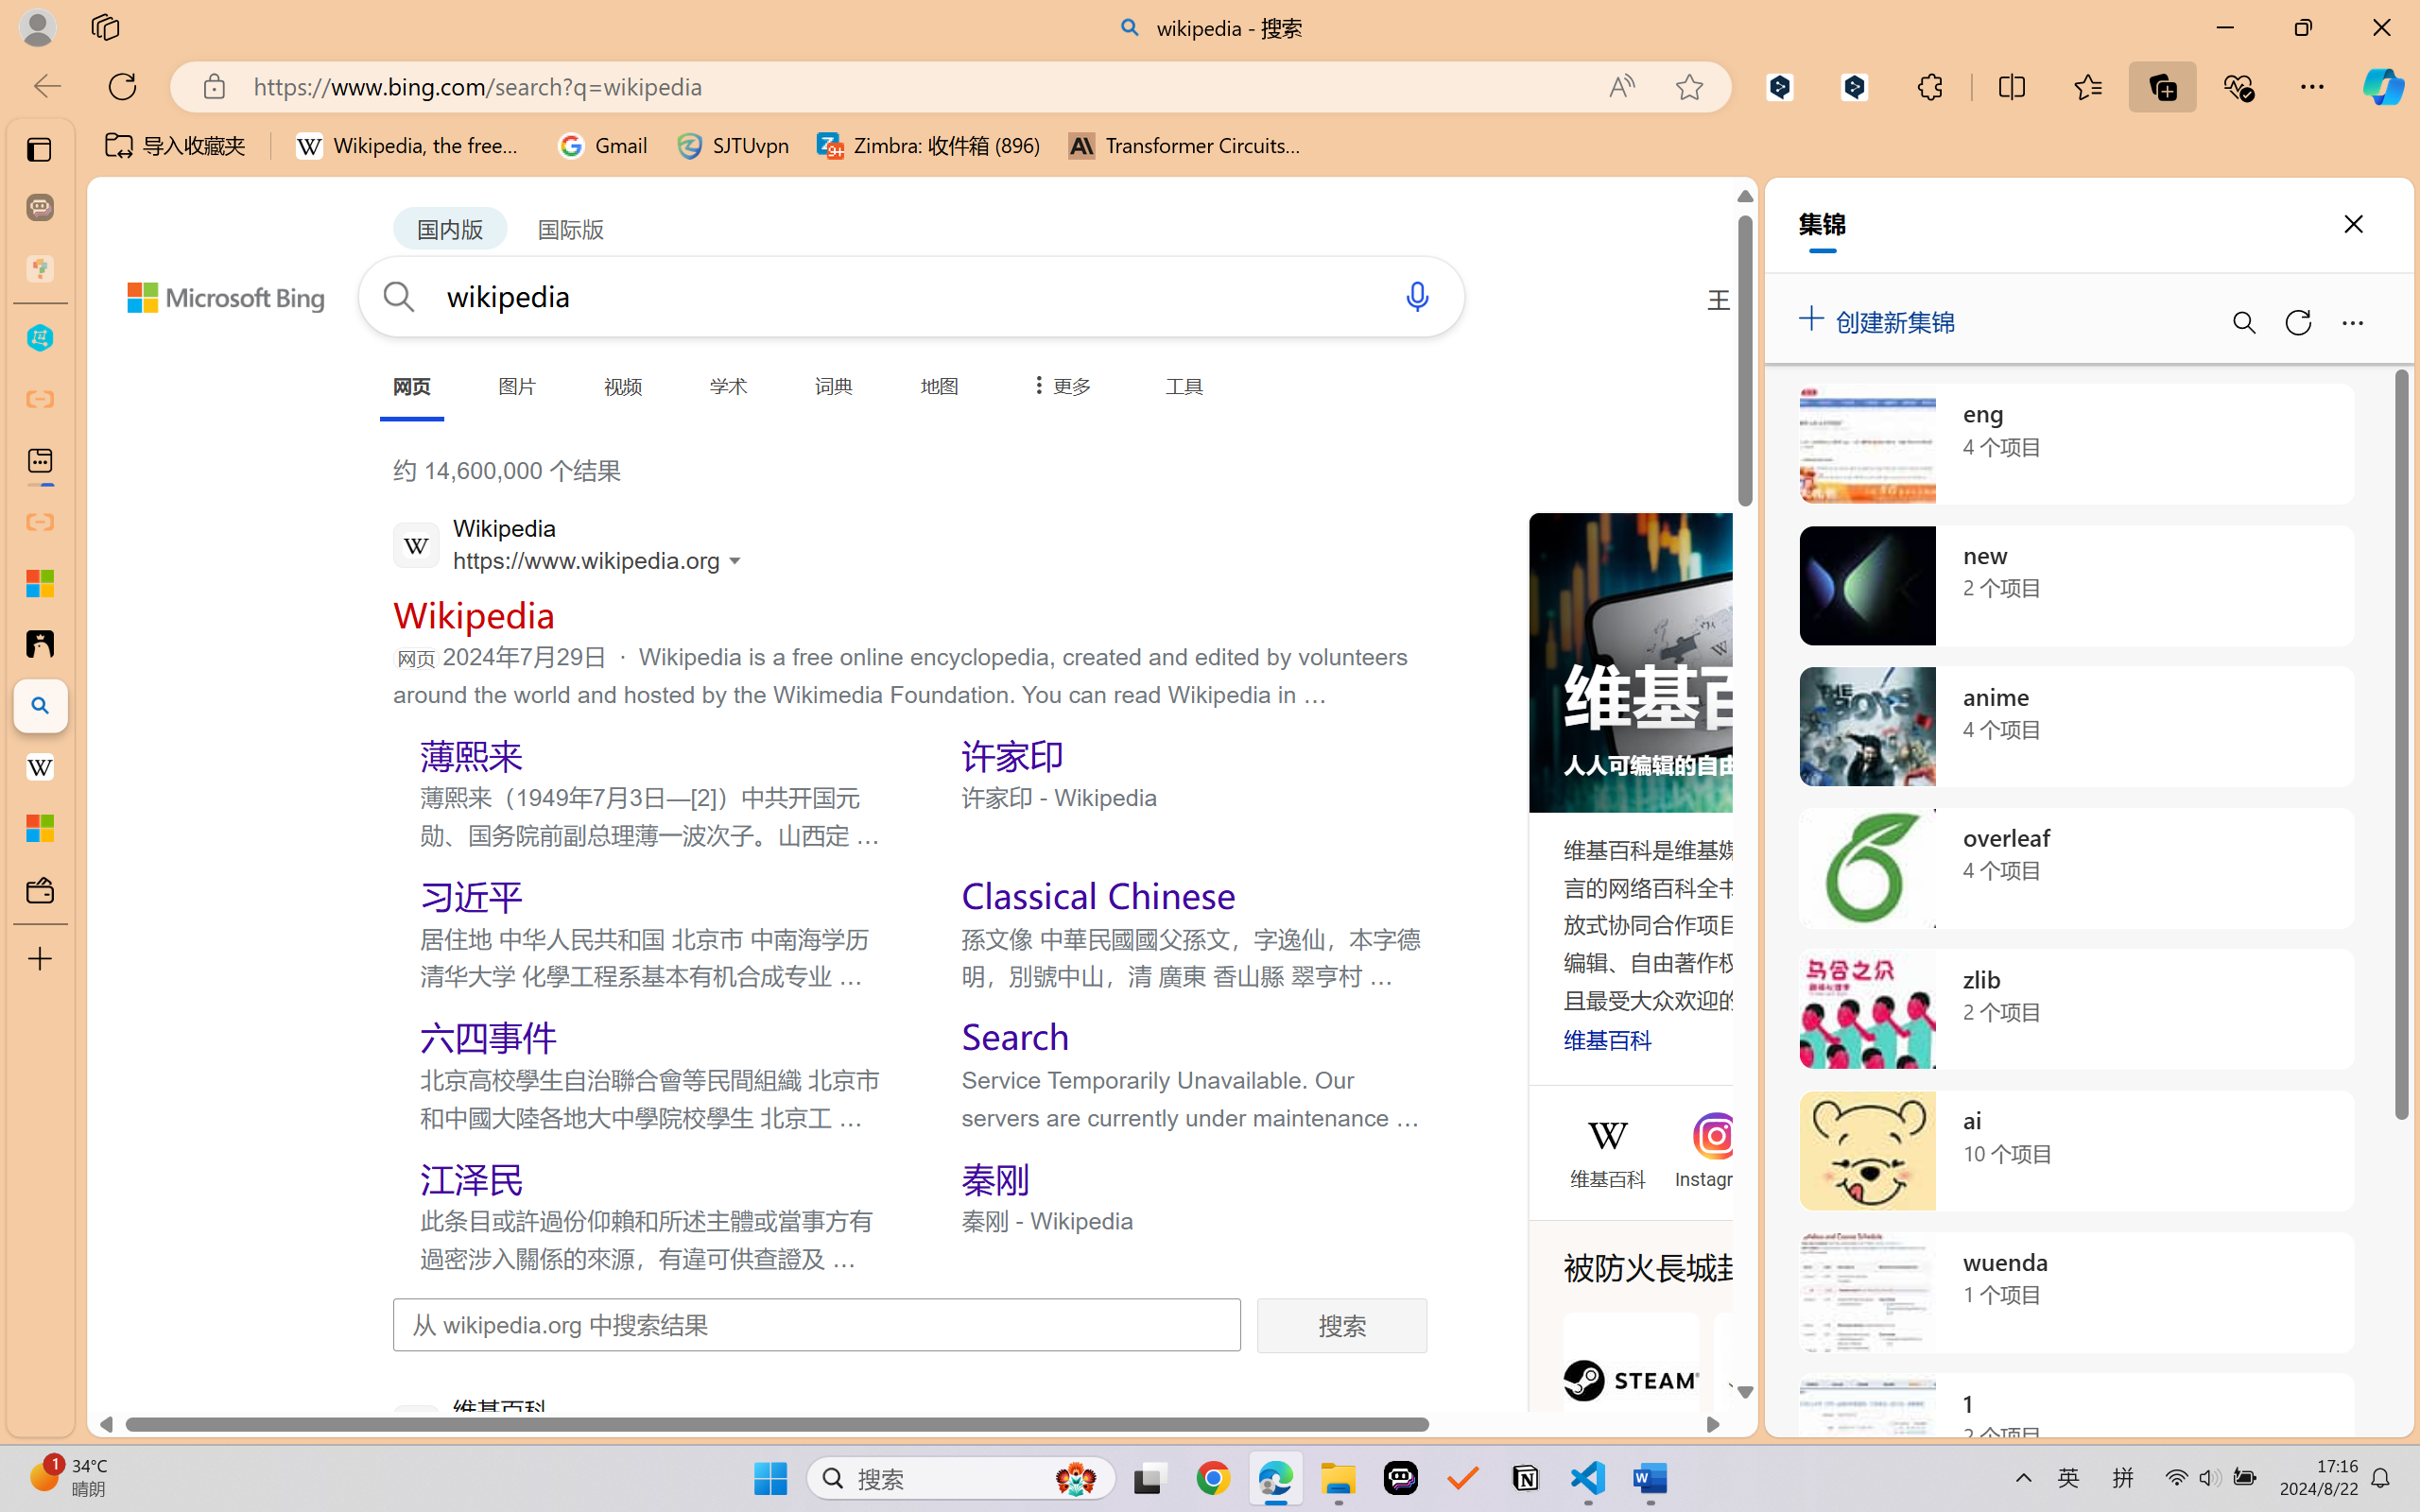  Describe the element at coordinates (1616, 1288) in the screenshot. I see `'AutomationID: mfa_root'` at that location.